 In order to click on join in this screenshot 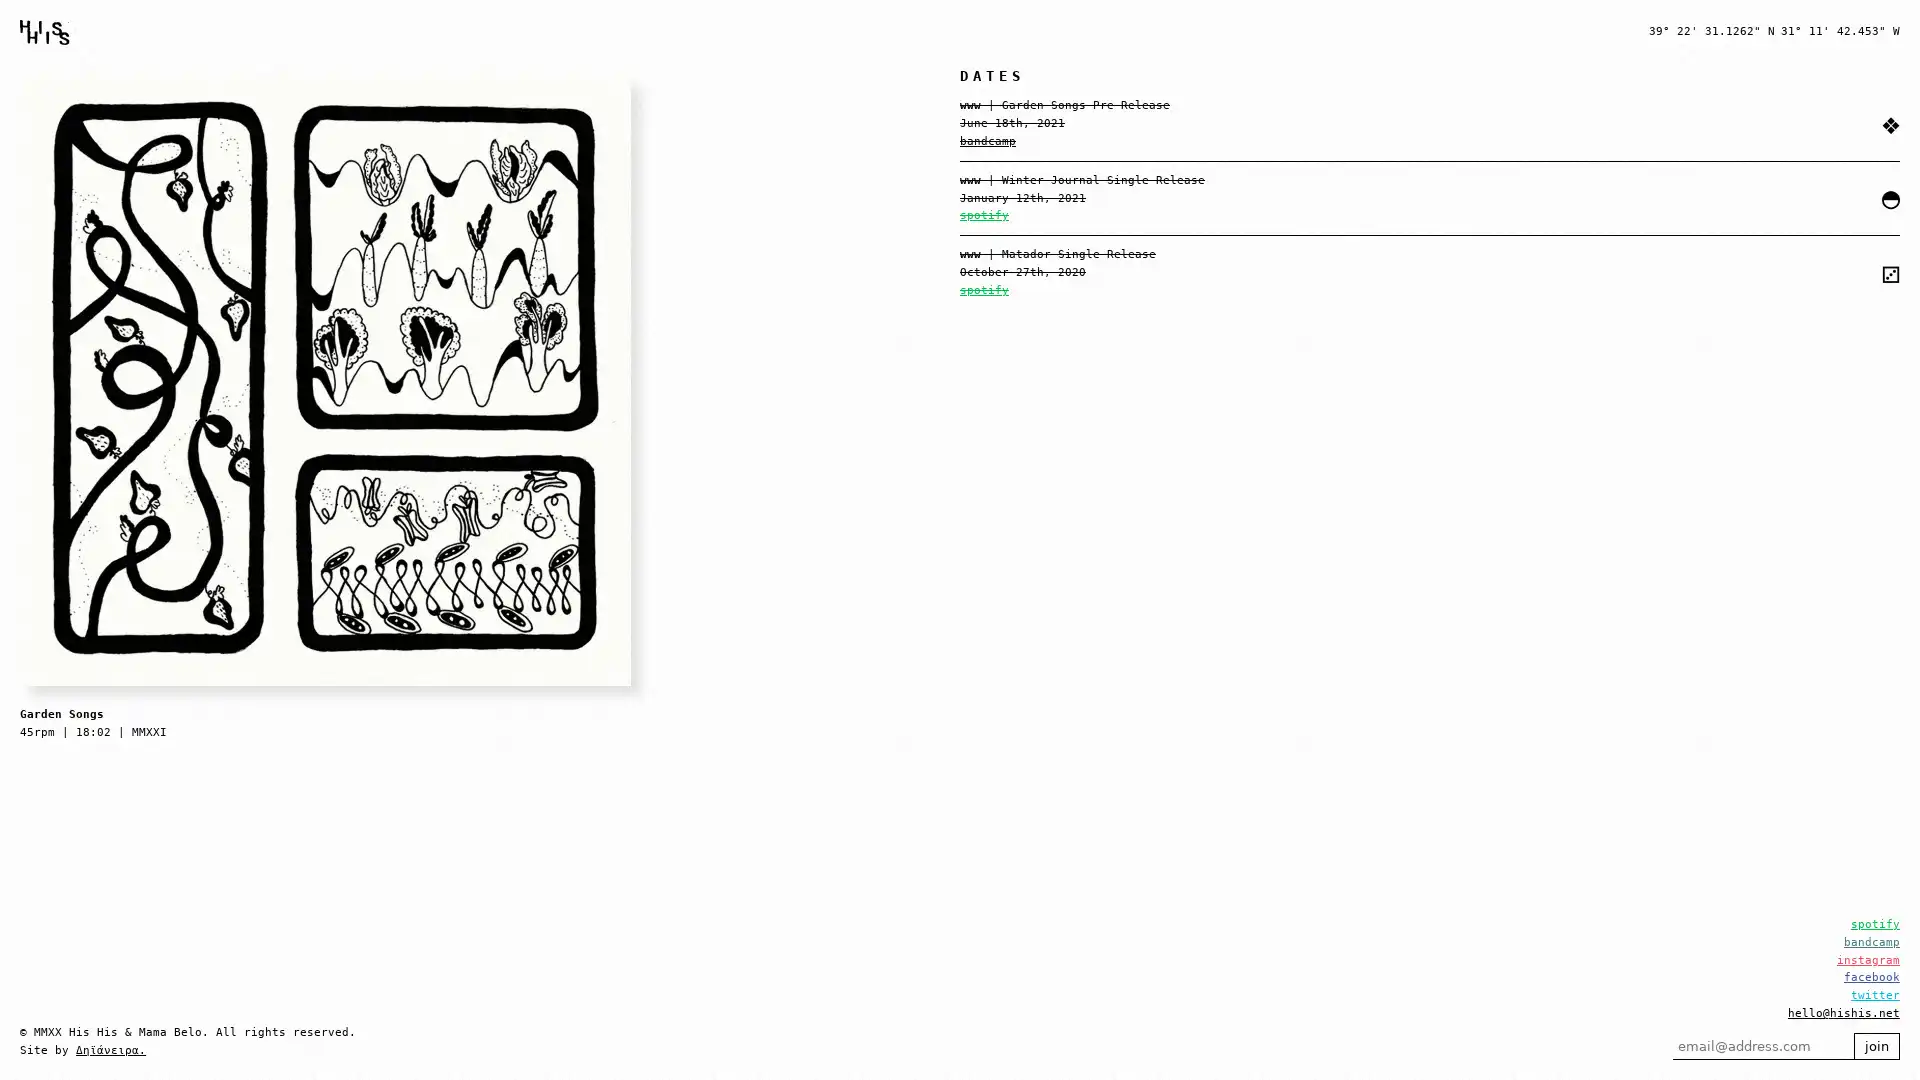, I will do `click(1776, 985)`.